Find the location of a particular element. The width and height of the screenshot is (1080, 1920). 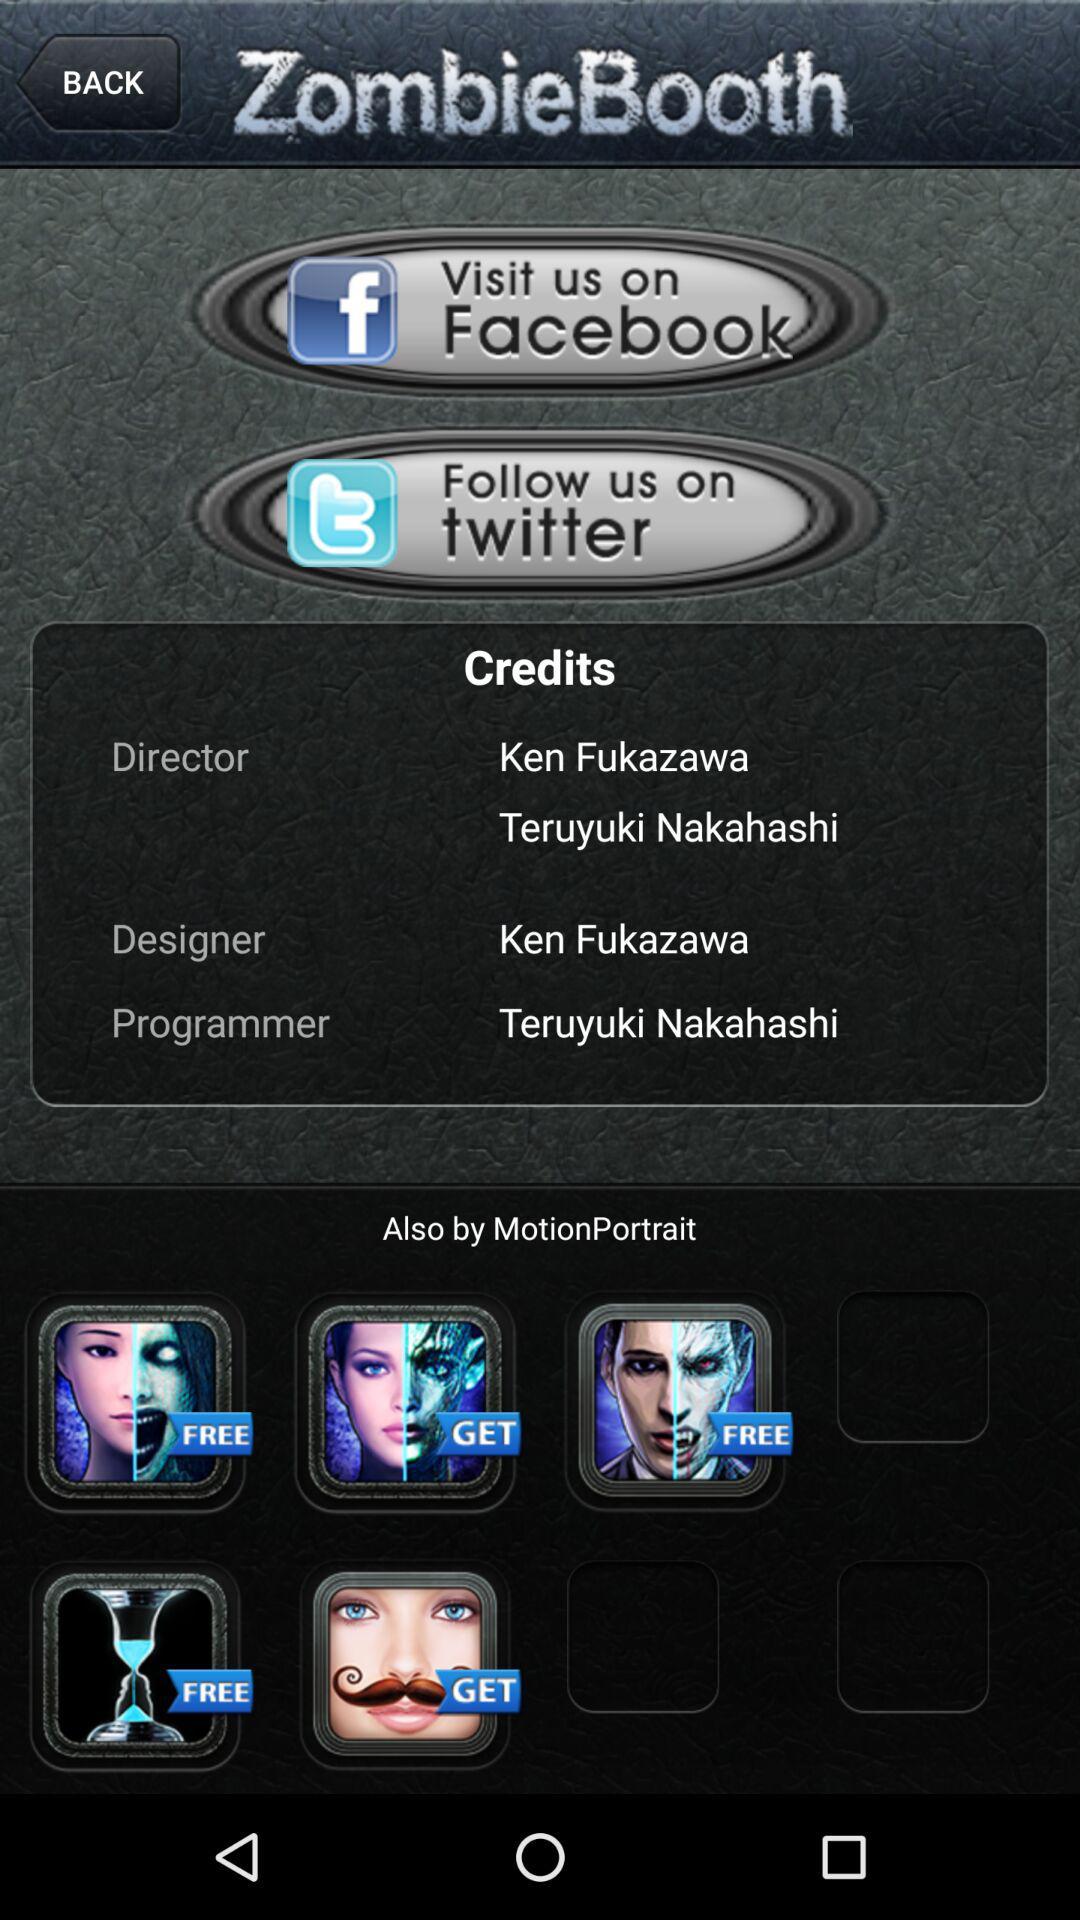

get zombie profile is located at coordinates (405, 1665).